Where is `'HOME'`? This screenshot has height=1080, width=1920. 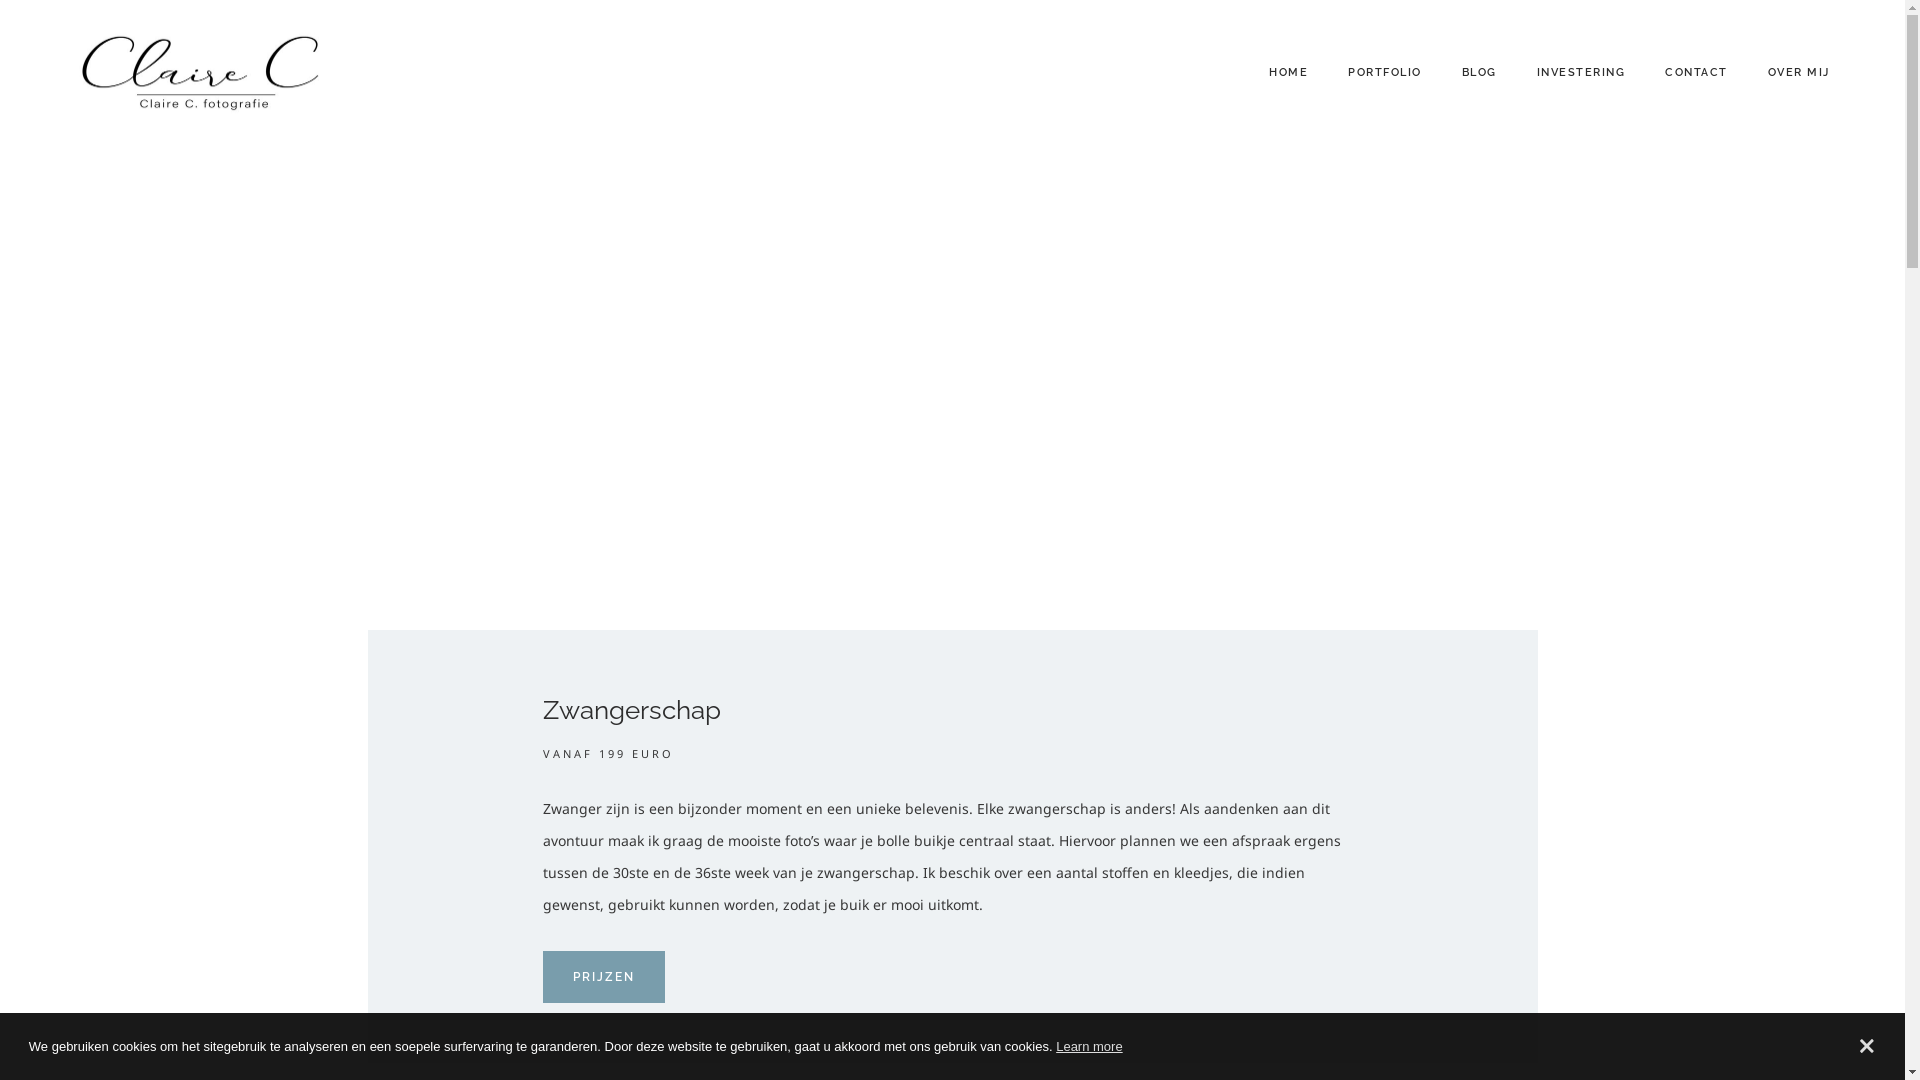
'HOME' is located at coordinates (1288, 72).